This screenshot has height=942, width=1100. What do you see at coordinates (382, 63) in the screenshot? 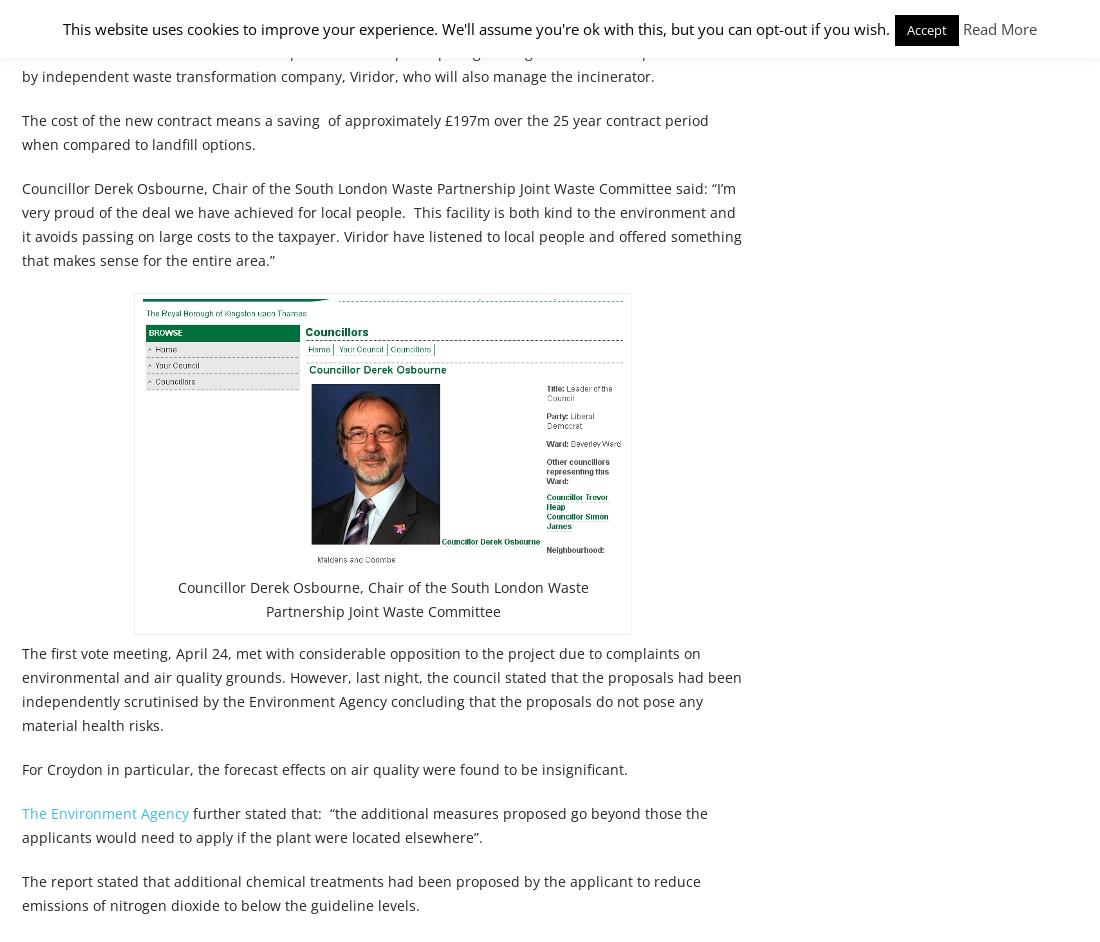
I see `'The current site is used for landfill for up to 63% of the participating borough’s waste. This operation is run by independent waste transformation company, Viridor, who will also manage the incinerator.'` at bounding box center [382, 63].